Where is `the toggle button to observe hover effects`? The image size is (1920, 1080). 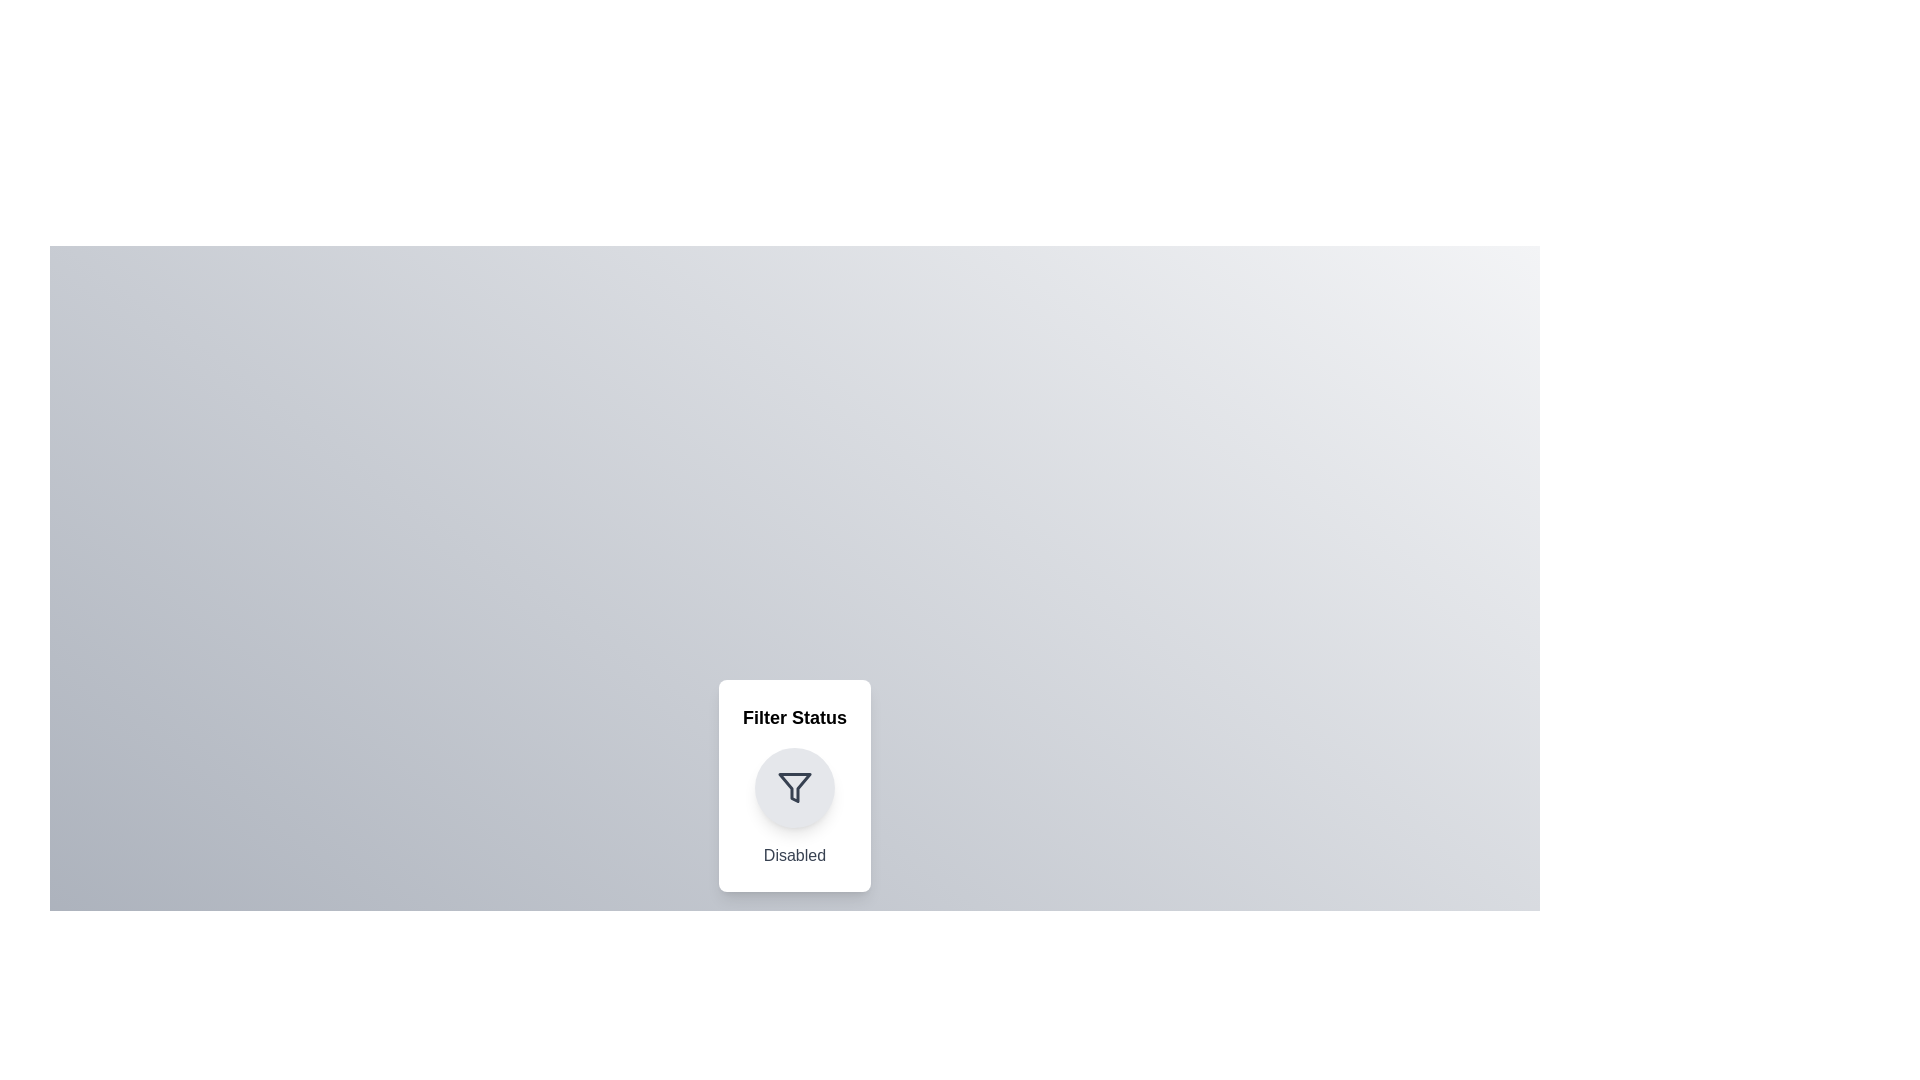
the toggle button to observe hover effects is located at coordinates (794, 786).